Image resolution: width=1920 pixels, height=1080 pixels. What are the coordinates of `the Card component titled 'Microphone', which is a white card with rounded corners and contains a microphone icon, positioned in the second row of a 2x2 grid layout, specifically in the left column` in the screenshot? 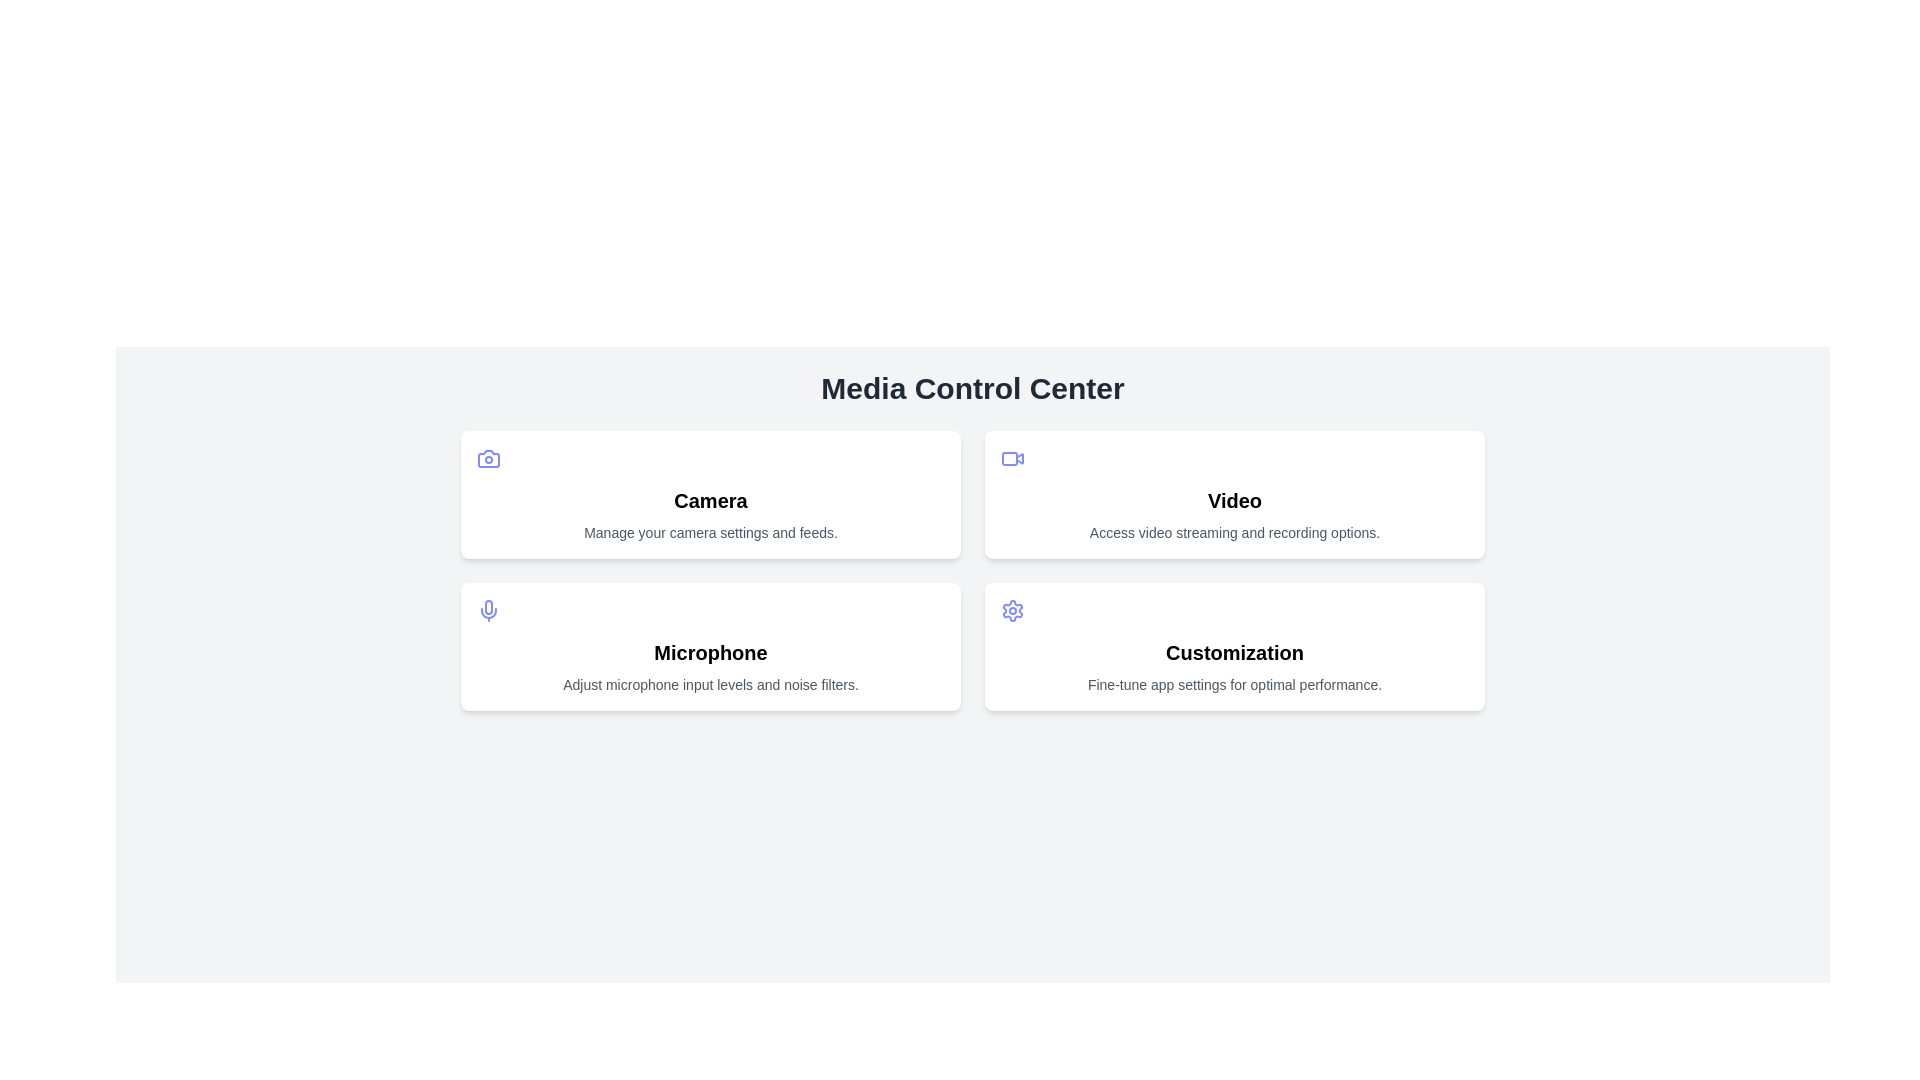 It's located at (710, 647).